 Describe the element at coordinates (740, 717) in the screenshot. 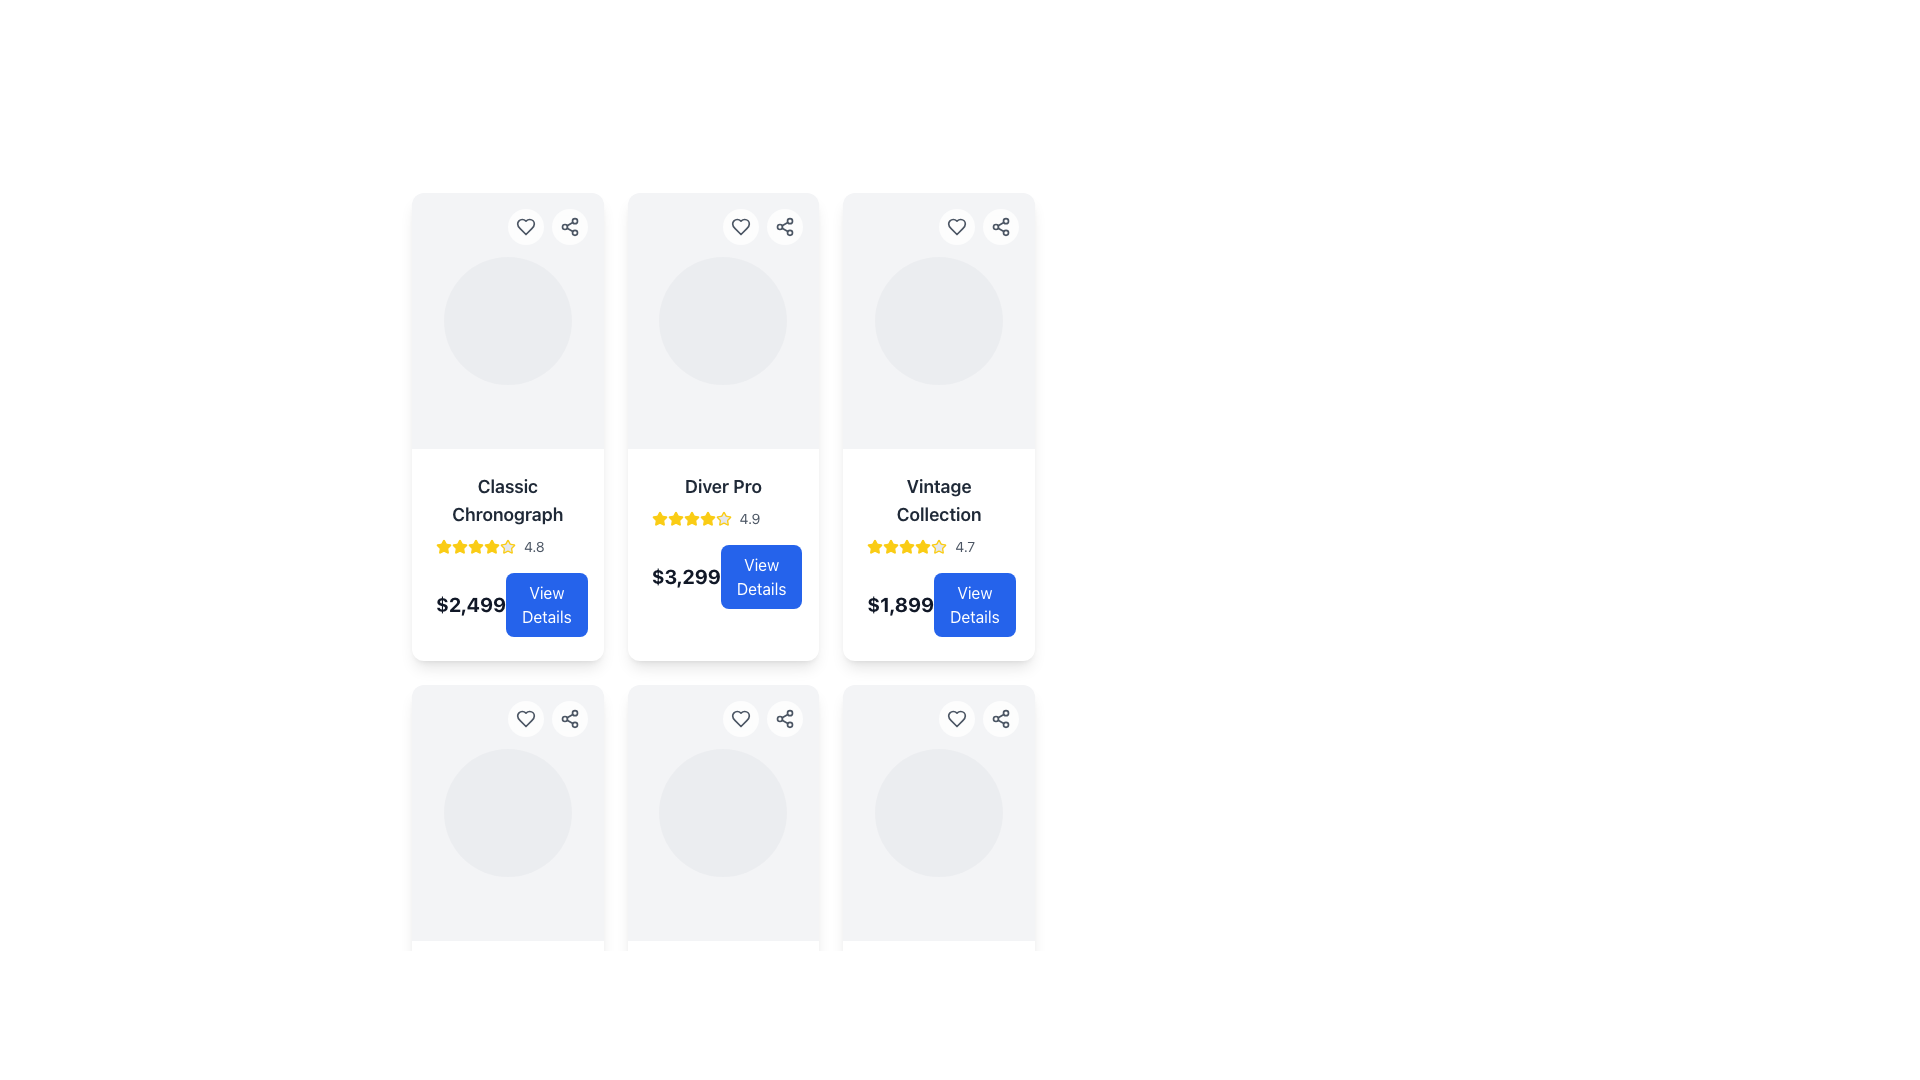

I see `the heart-shaped icon in the top-right corner of the middle card in the bottom row to mark the associated item as a favorite` at that location.